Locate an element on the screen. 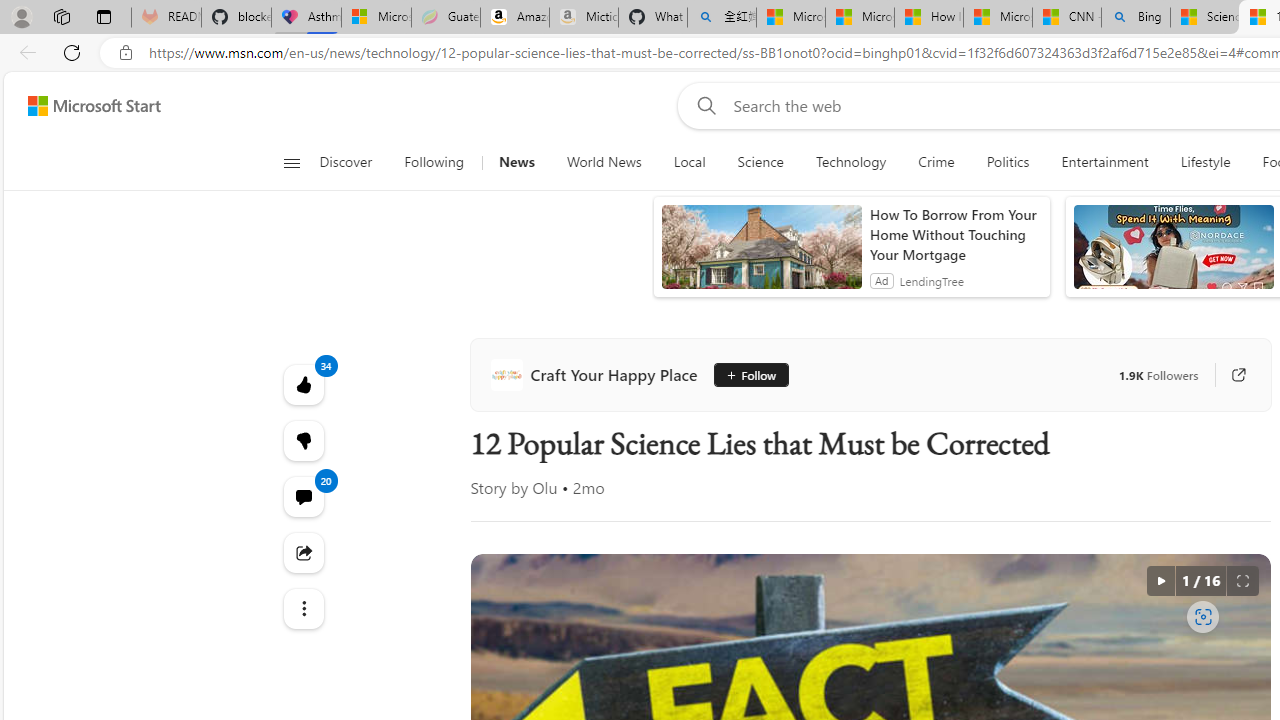  'Bing' is located at coordinates (1136, 17).